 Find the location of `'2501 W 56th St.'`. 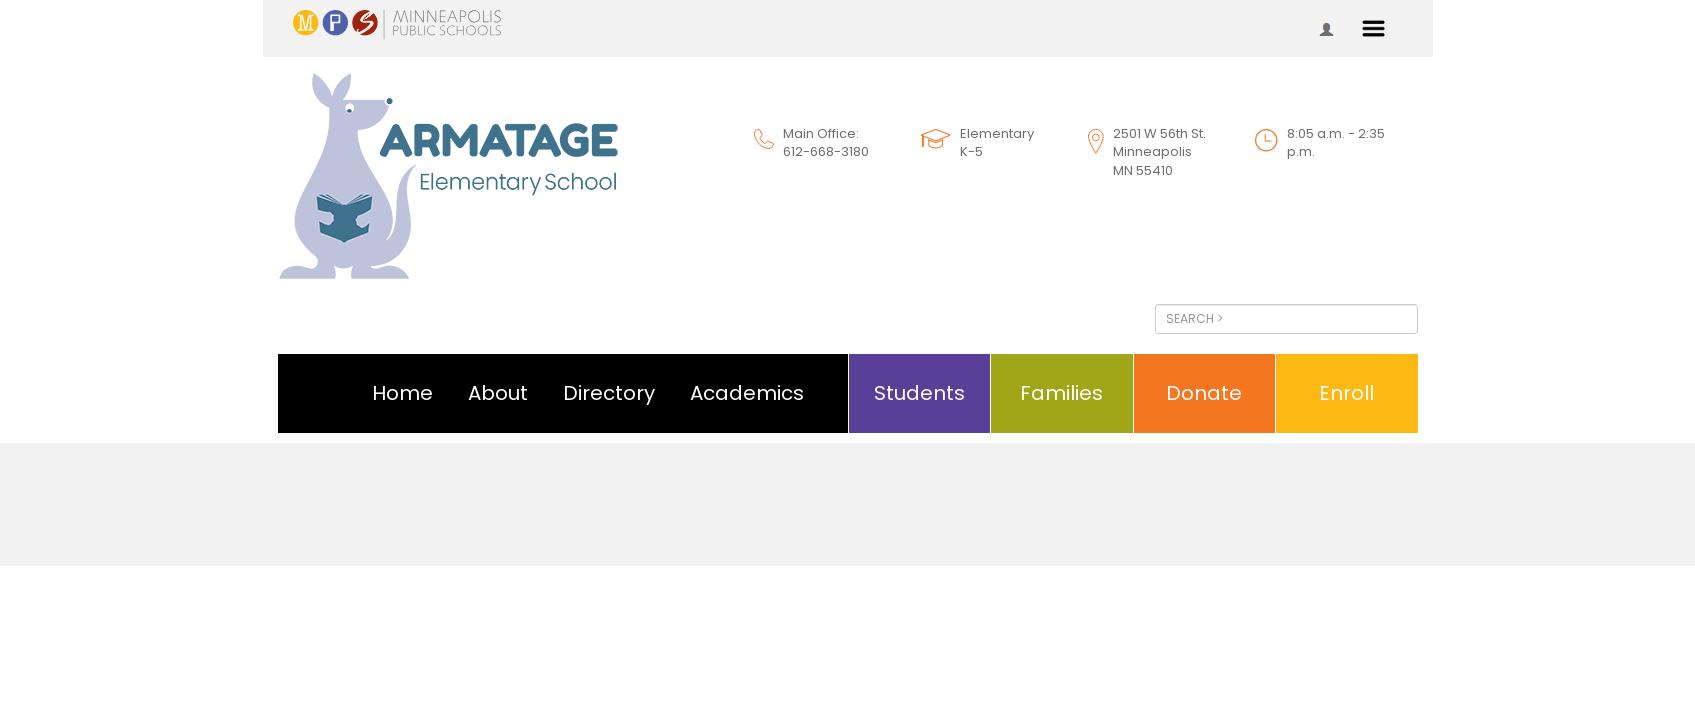

'2501 W 56th St.' is located at coordinates (1157, 131).